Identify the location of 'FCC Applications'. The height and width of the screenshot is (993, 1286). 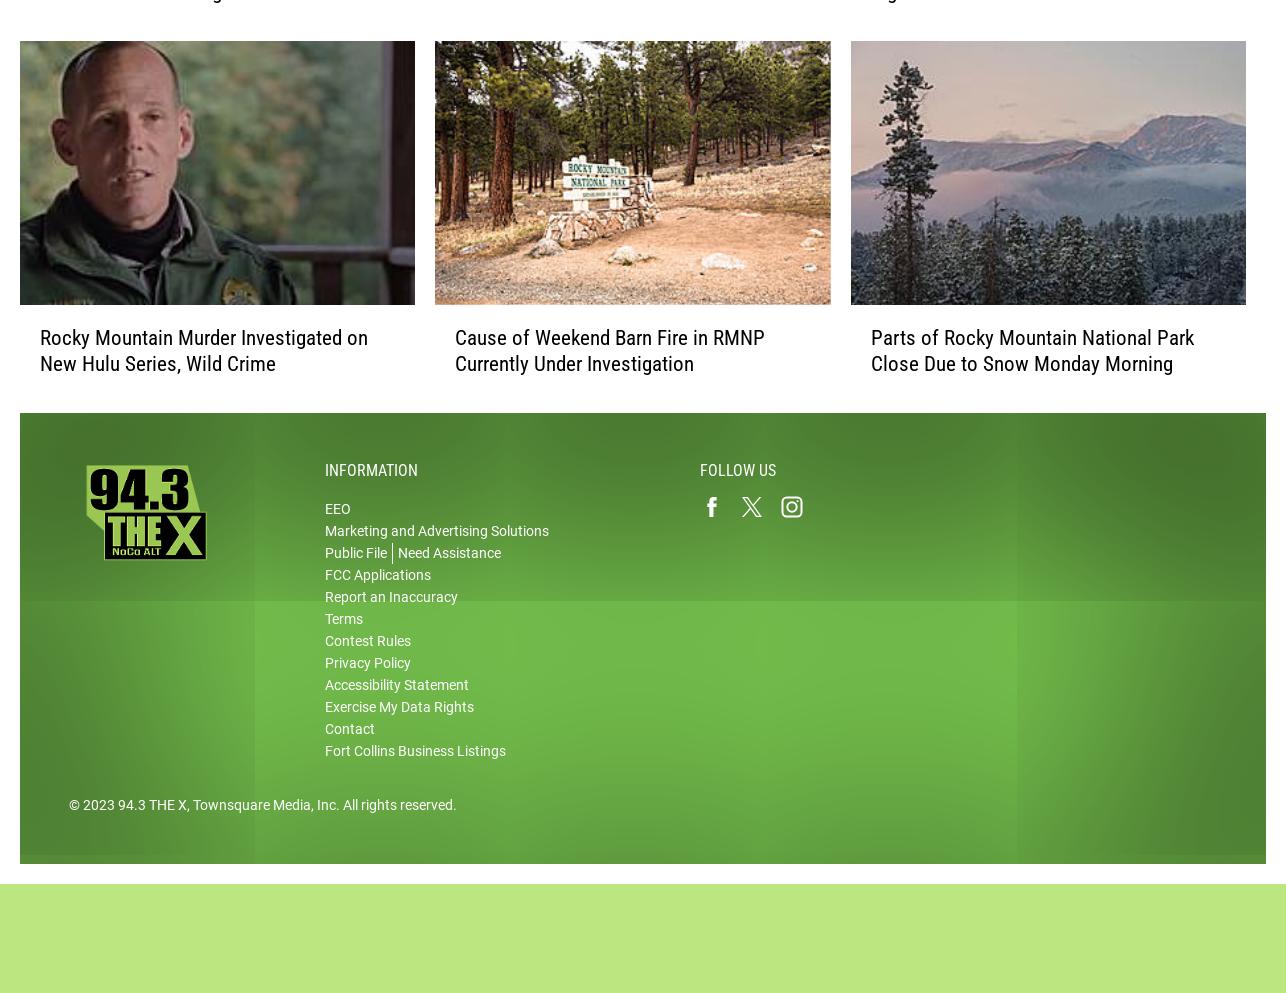
(376, 595).